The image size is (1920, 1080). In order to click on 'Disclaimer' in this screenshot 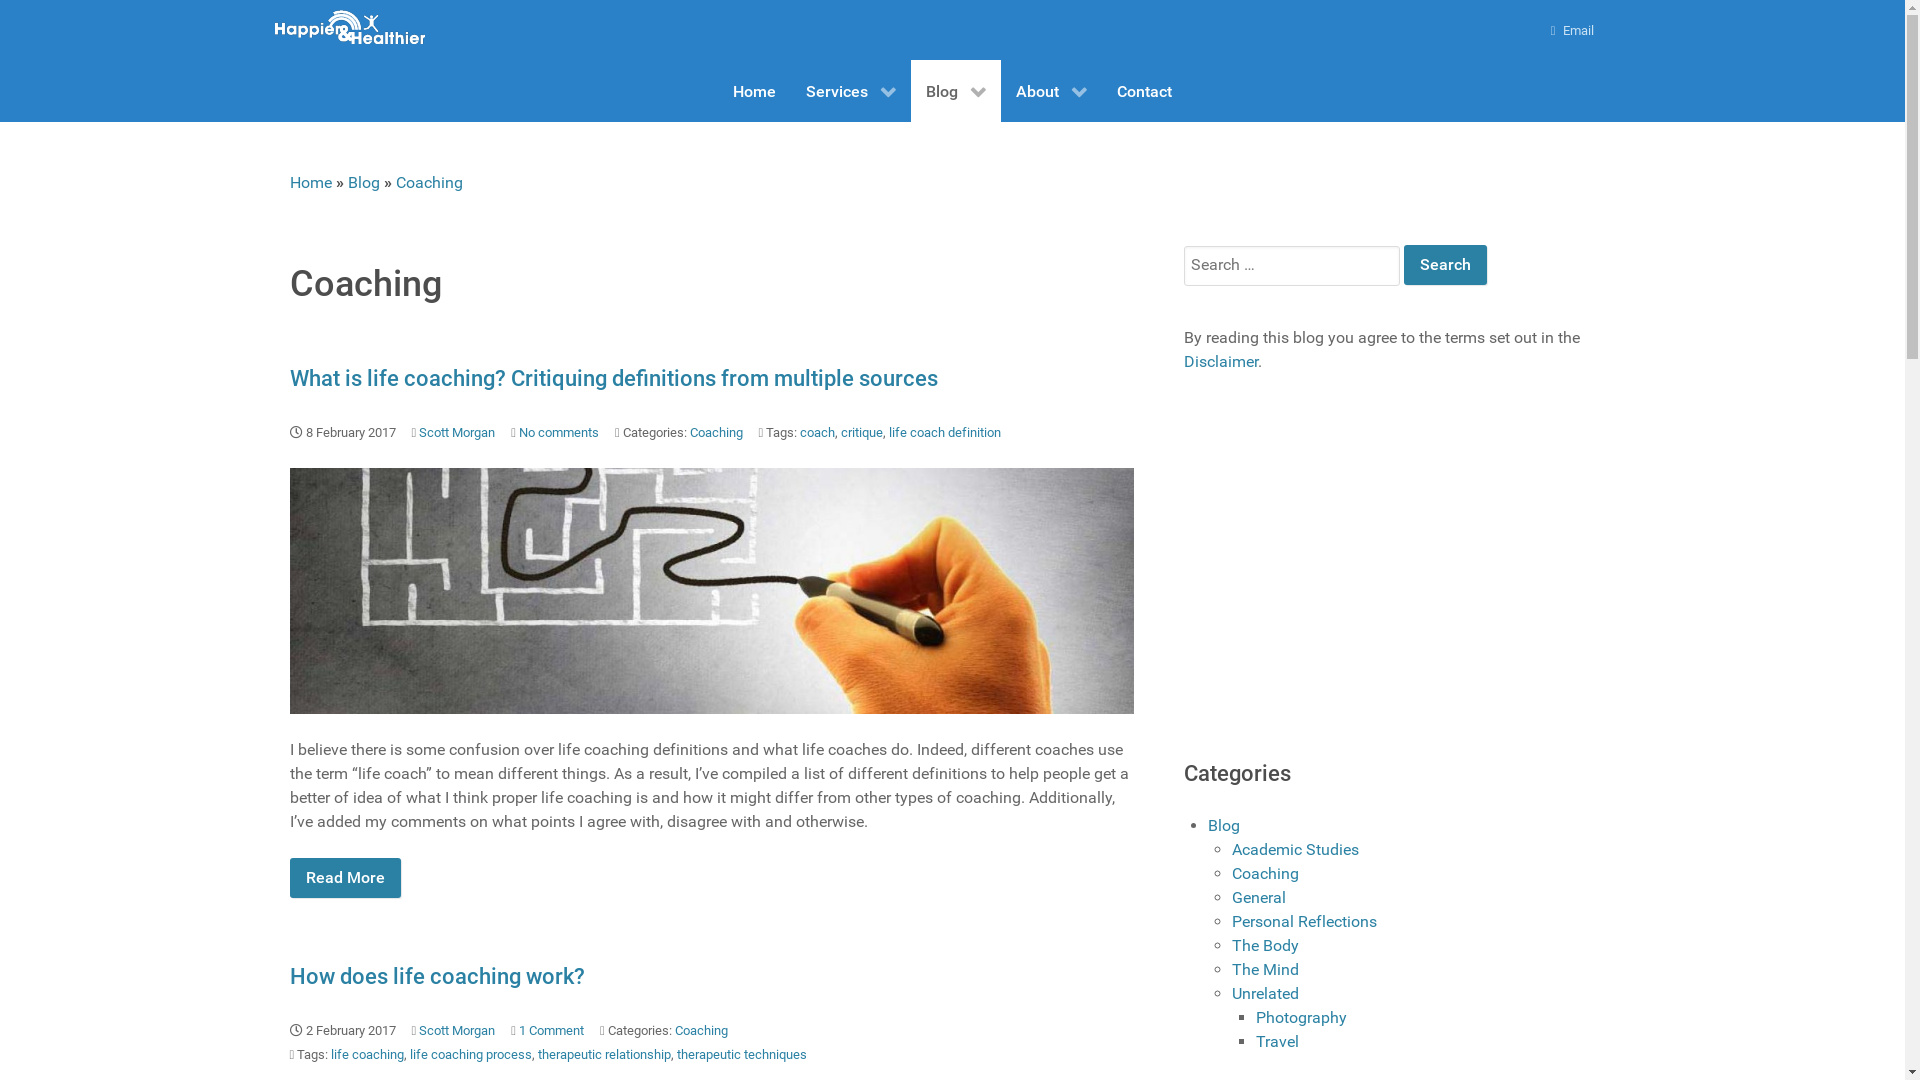, I will do `click(1219, 361)`.